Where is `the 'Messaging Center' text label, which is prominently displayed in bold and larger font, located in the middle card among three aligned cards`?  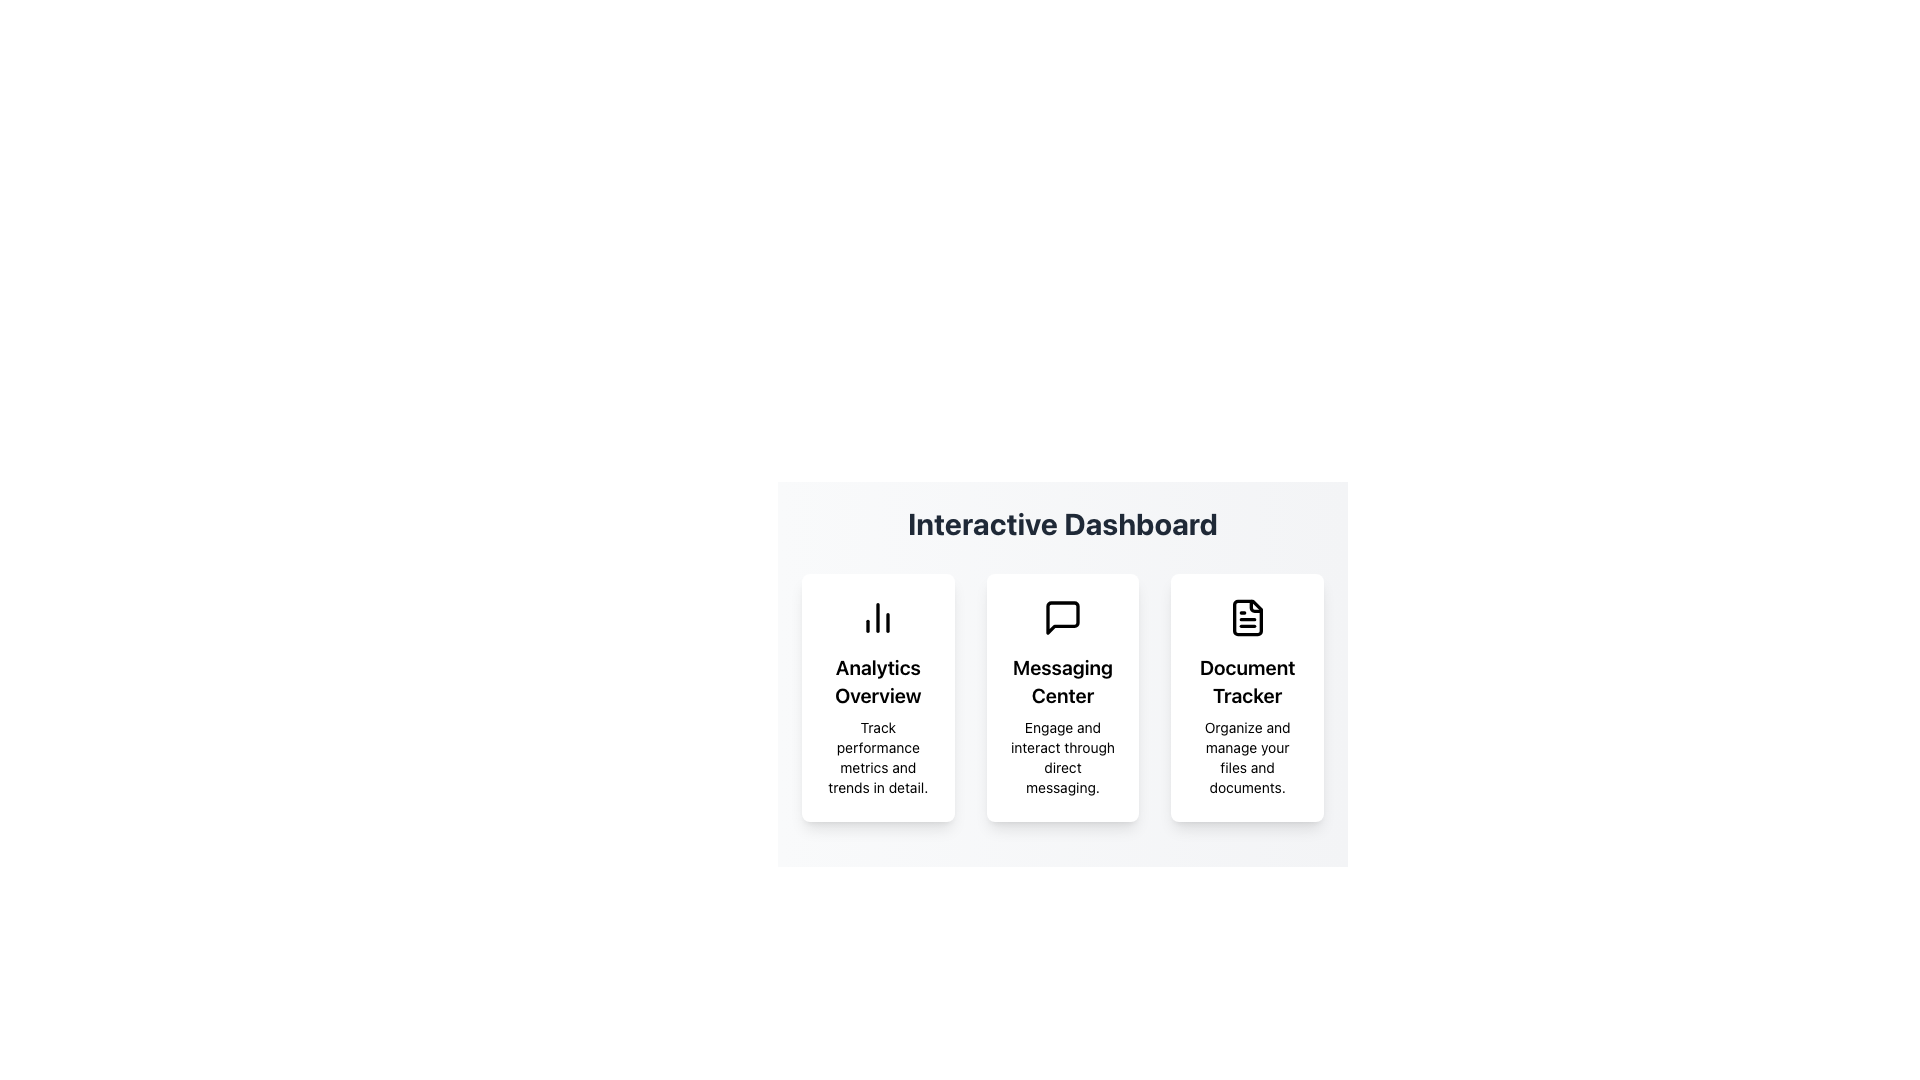
the 'Messaging Center' text label, which is prominently displayed in bold and larger font, located in the middle card among three aligned cards is located at coordinates (1061, 681).